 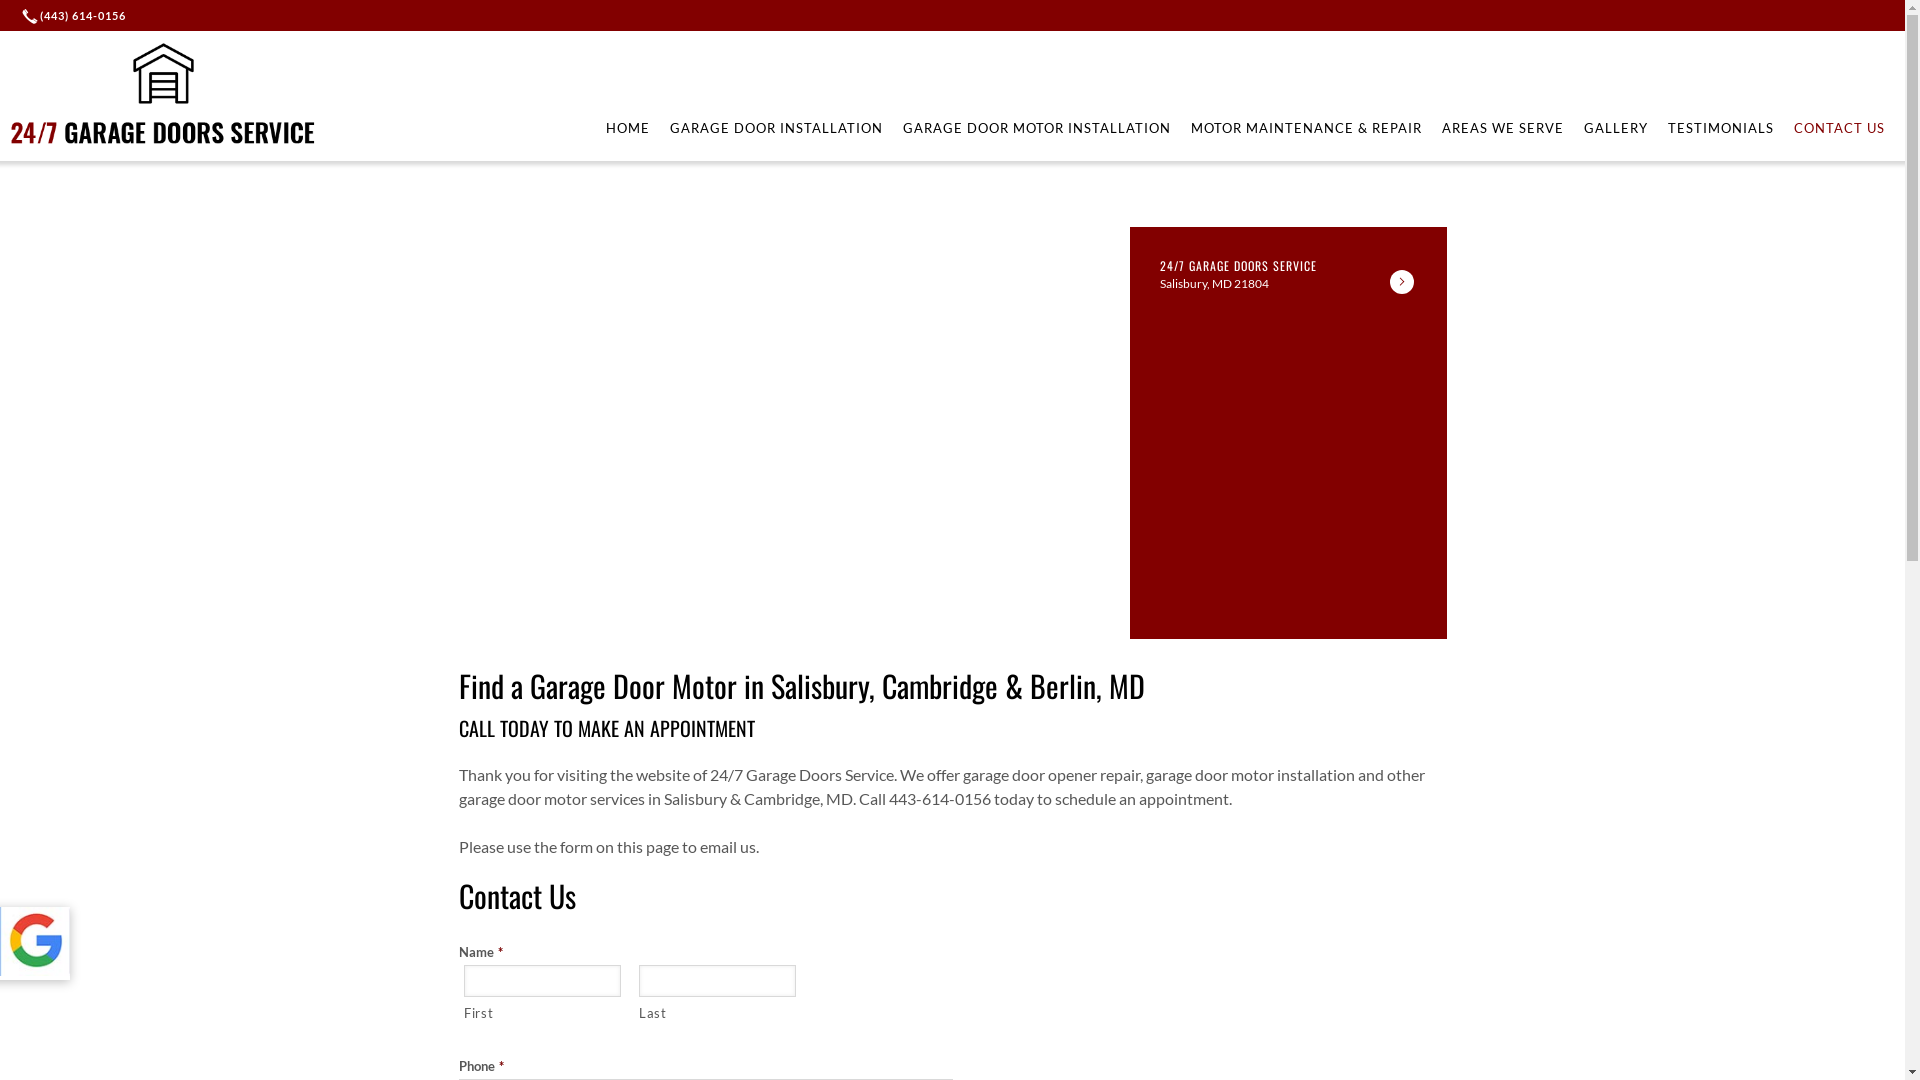 What do you see at coordinates (604, 127) in the screenshot?
I see `'HOME'` at bounding box center [604, 127].